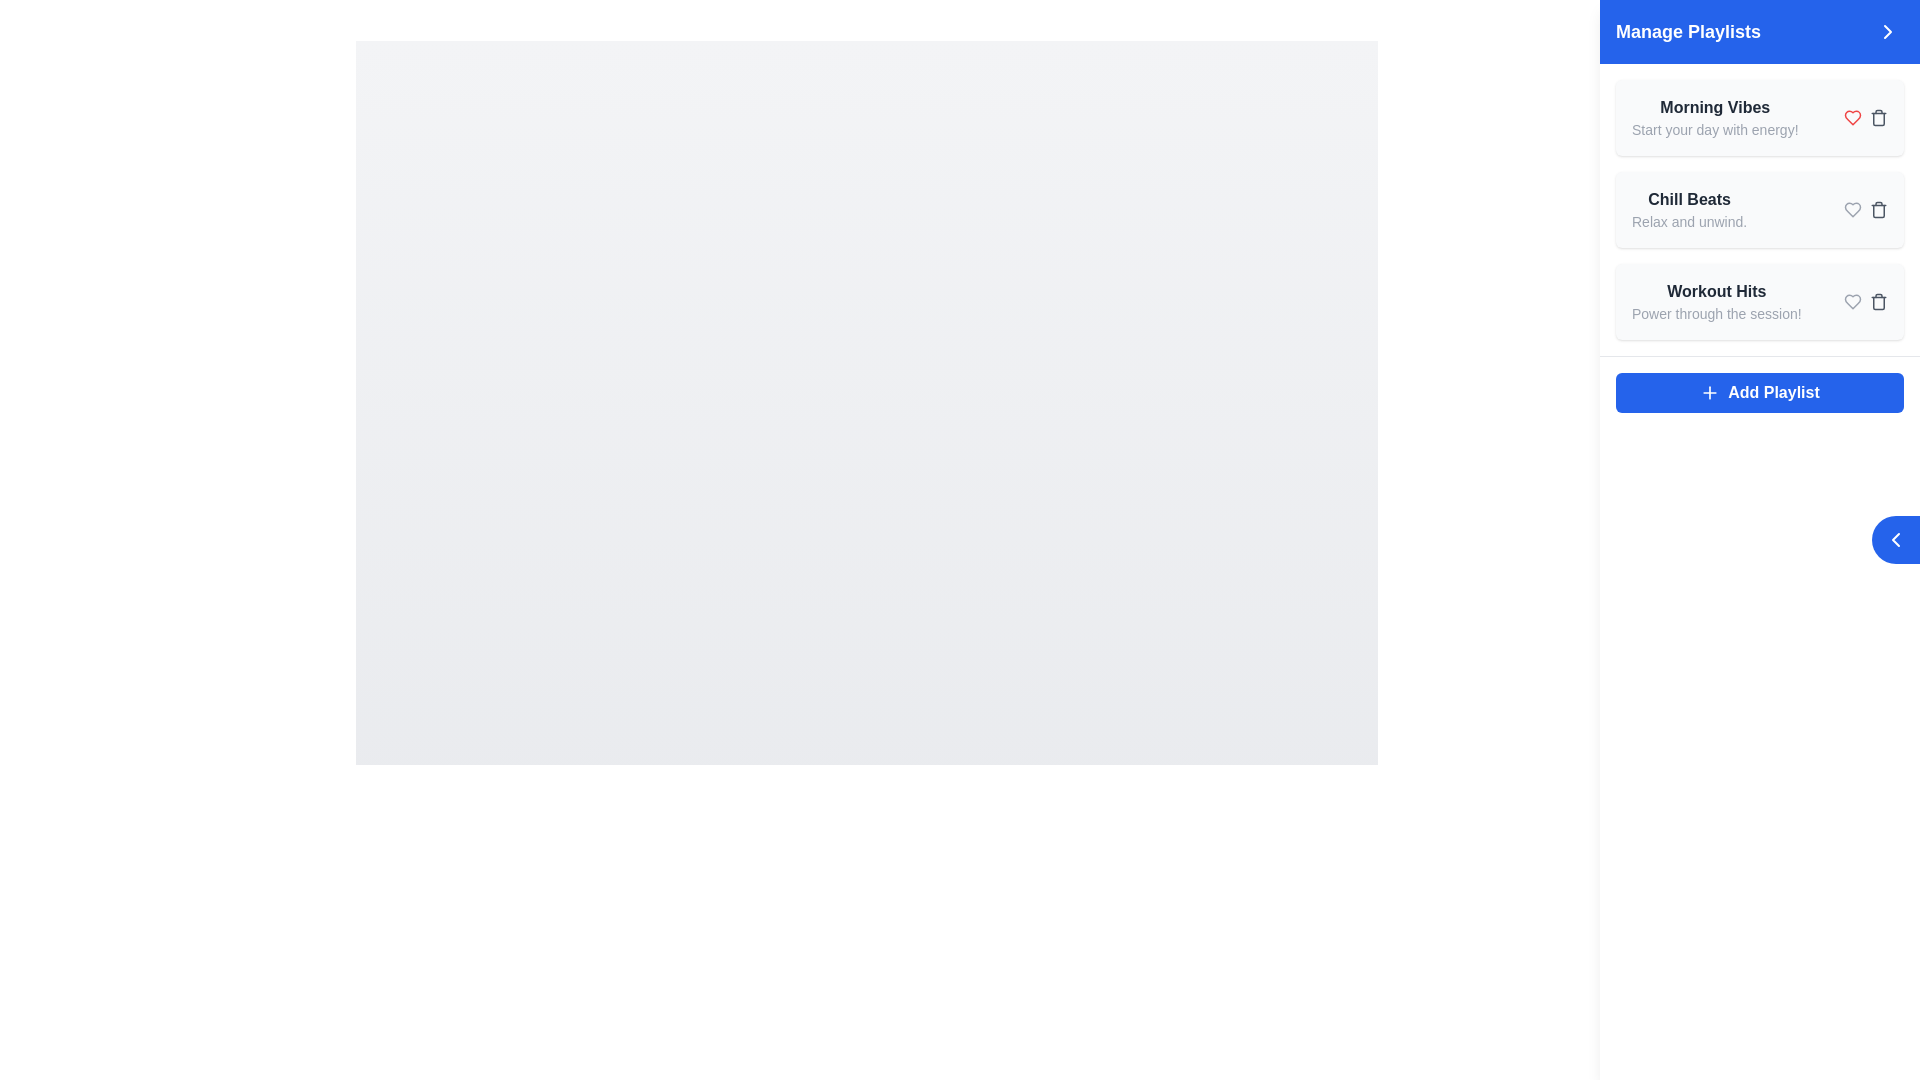 The image size is (1920, 1080). What do you see at coordinates (1895, 540) in the screenshot?
I see `the rounded button containing the left-facing chevron icon with a blue background and white border` at bounding box center [1895, 540].